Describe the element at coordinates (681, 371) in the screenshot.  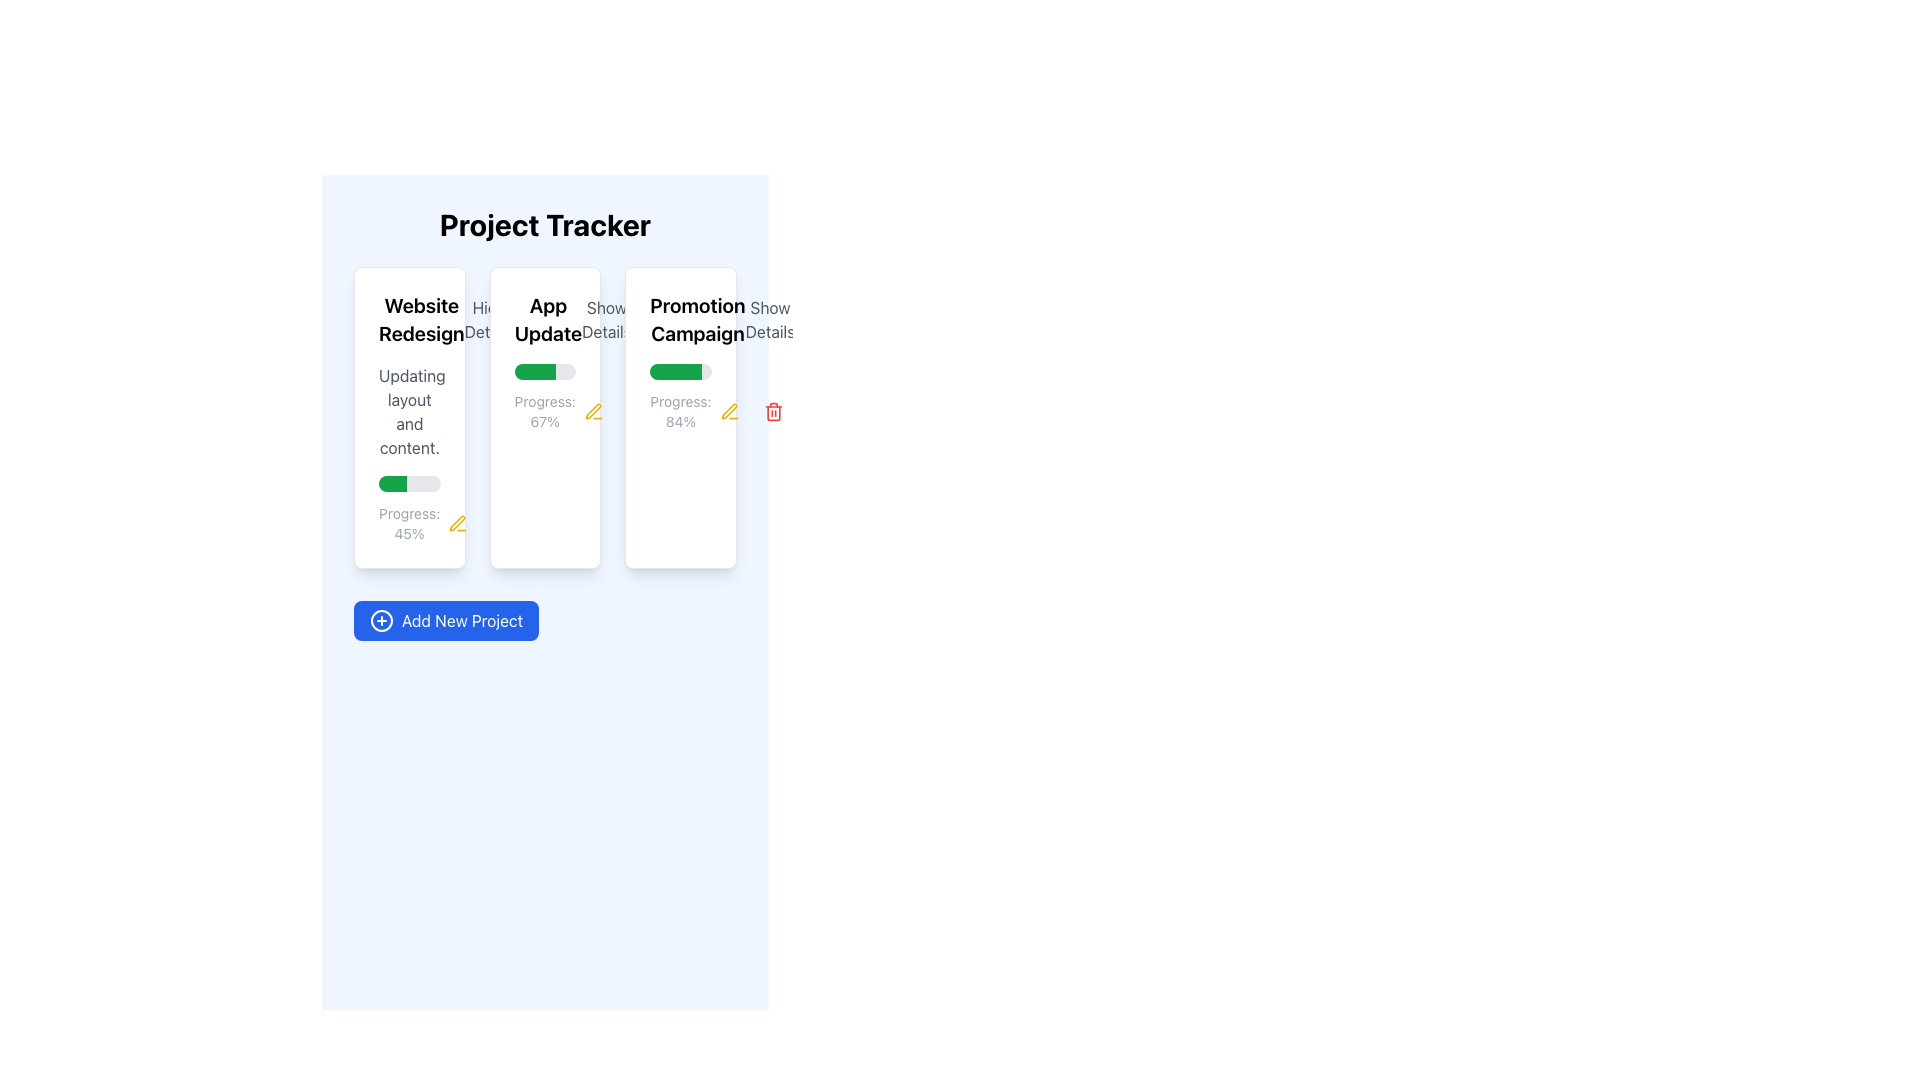
I see `the horizontal progress bar with a rounded design located in the 'Promotion Campaign' card, positioned below the title and above the 'Progress: 84%' text label` at that location.